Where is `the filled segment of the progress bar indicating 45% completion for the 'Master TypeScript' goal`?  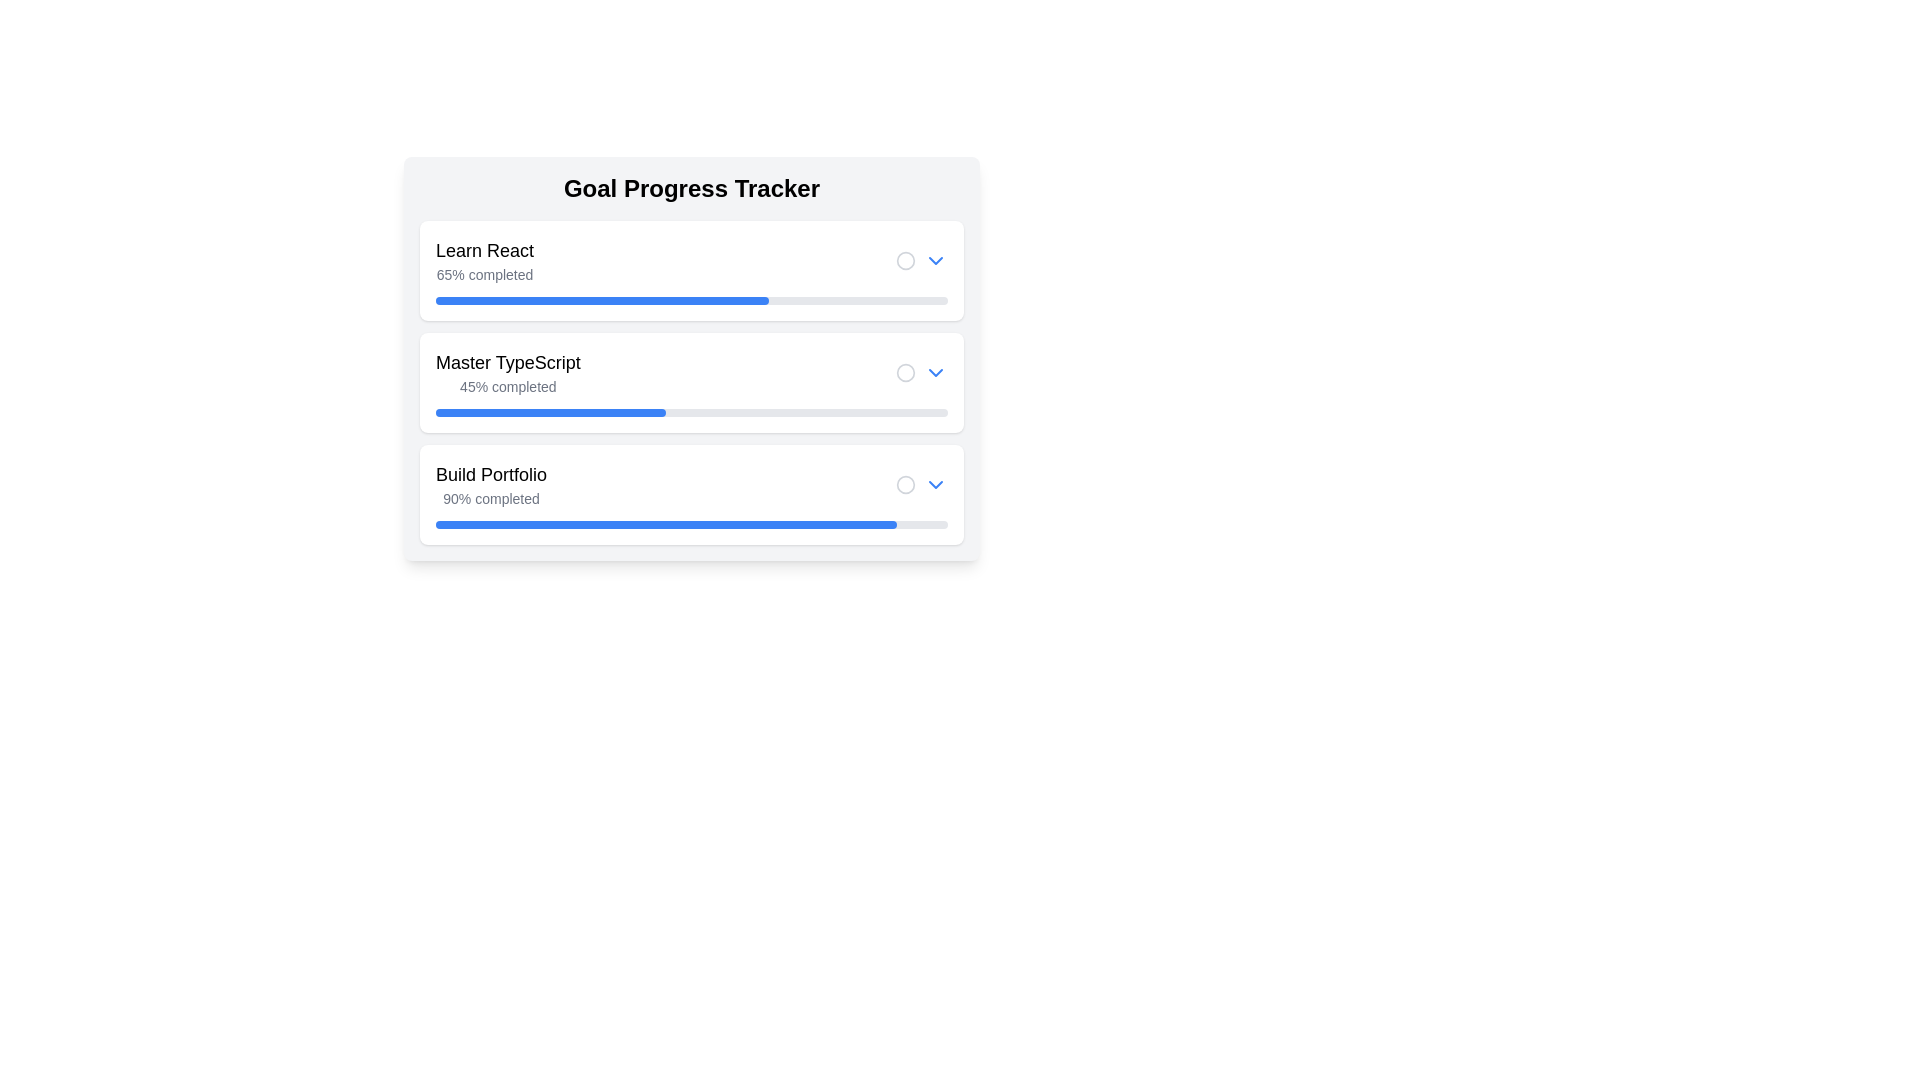 the filled segment of the progress bar indicating 45% completion for the 'Master TypeScript' goal is located at coordinates (551, 411).